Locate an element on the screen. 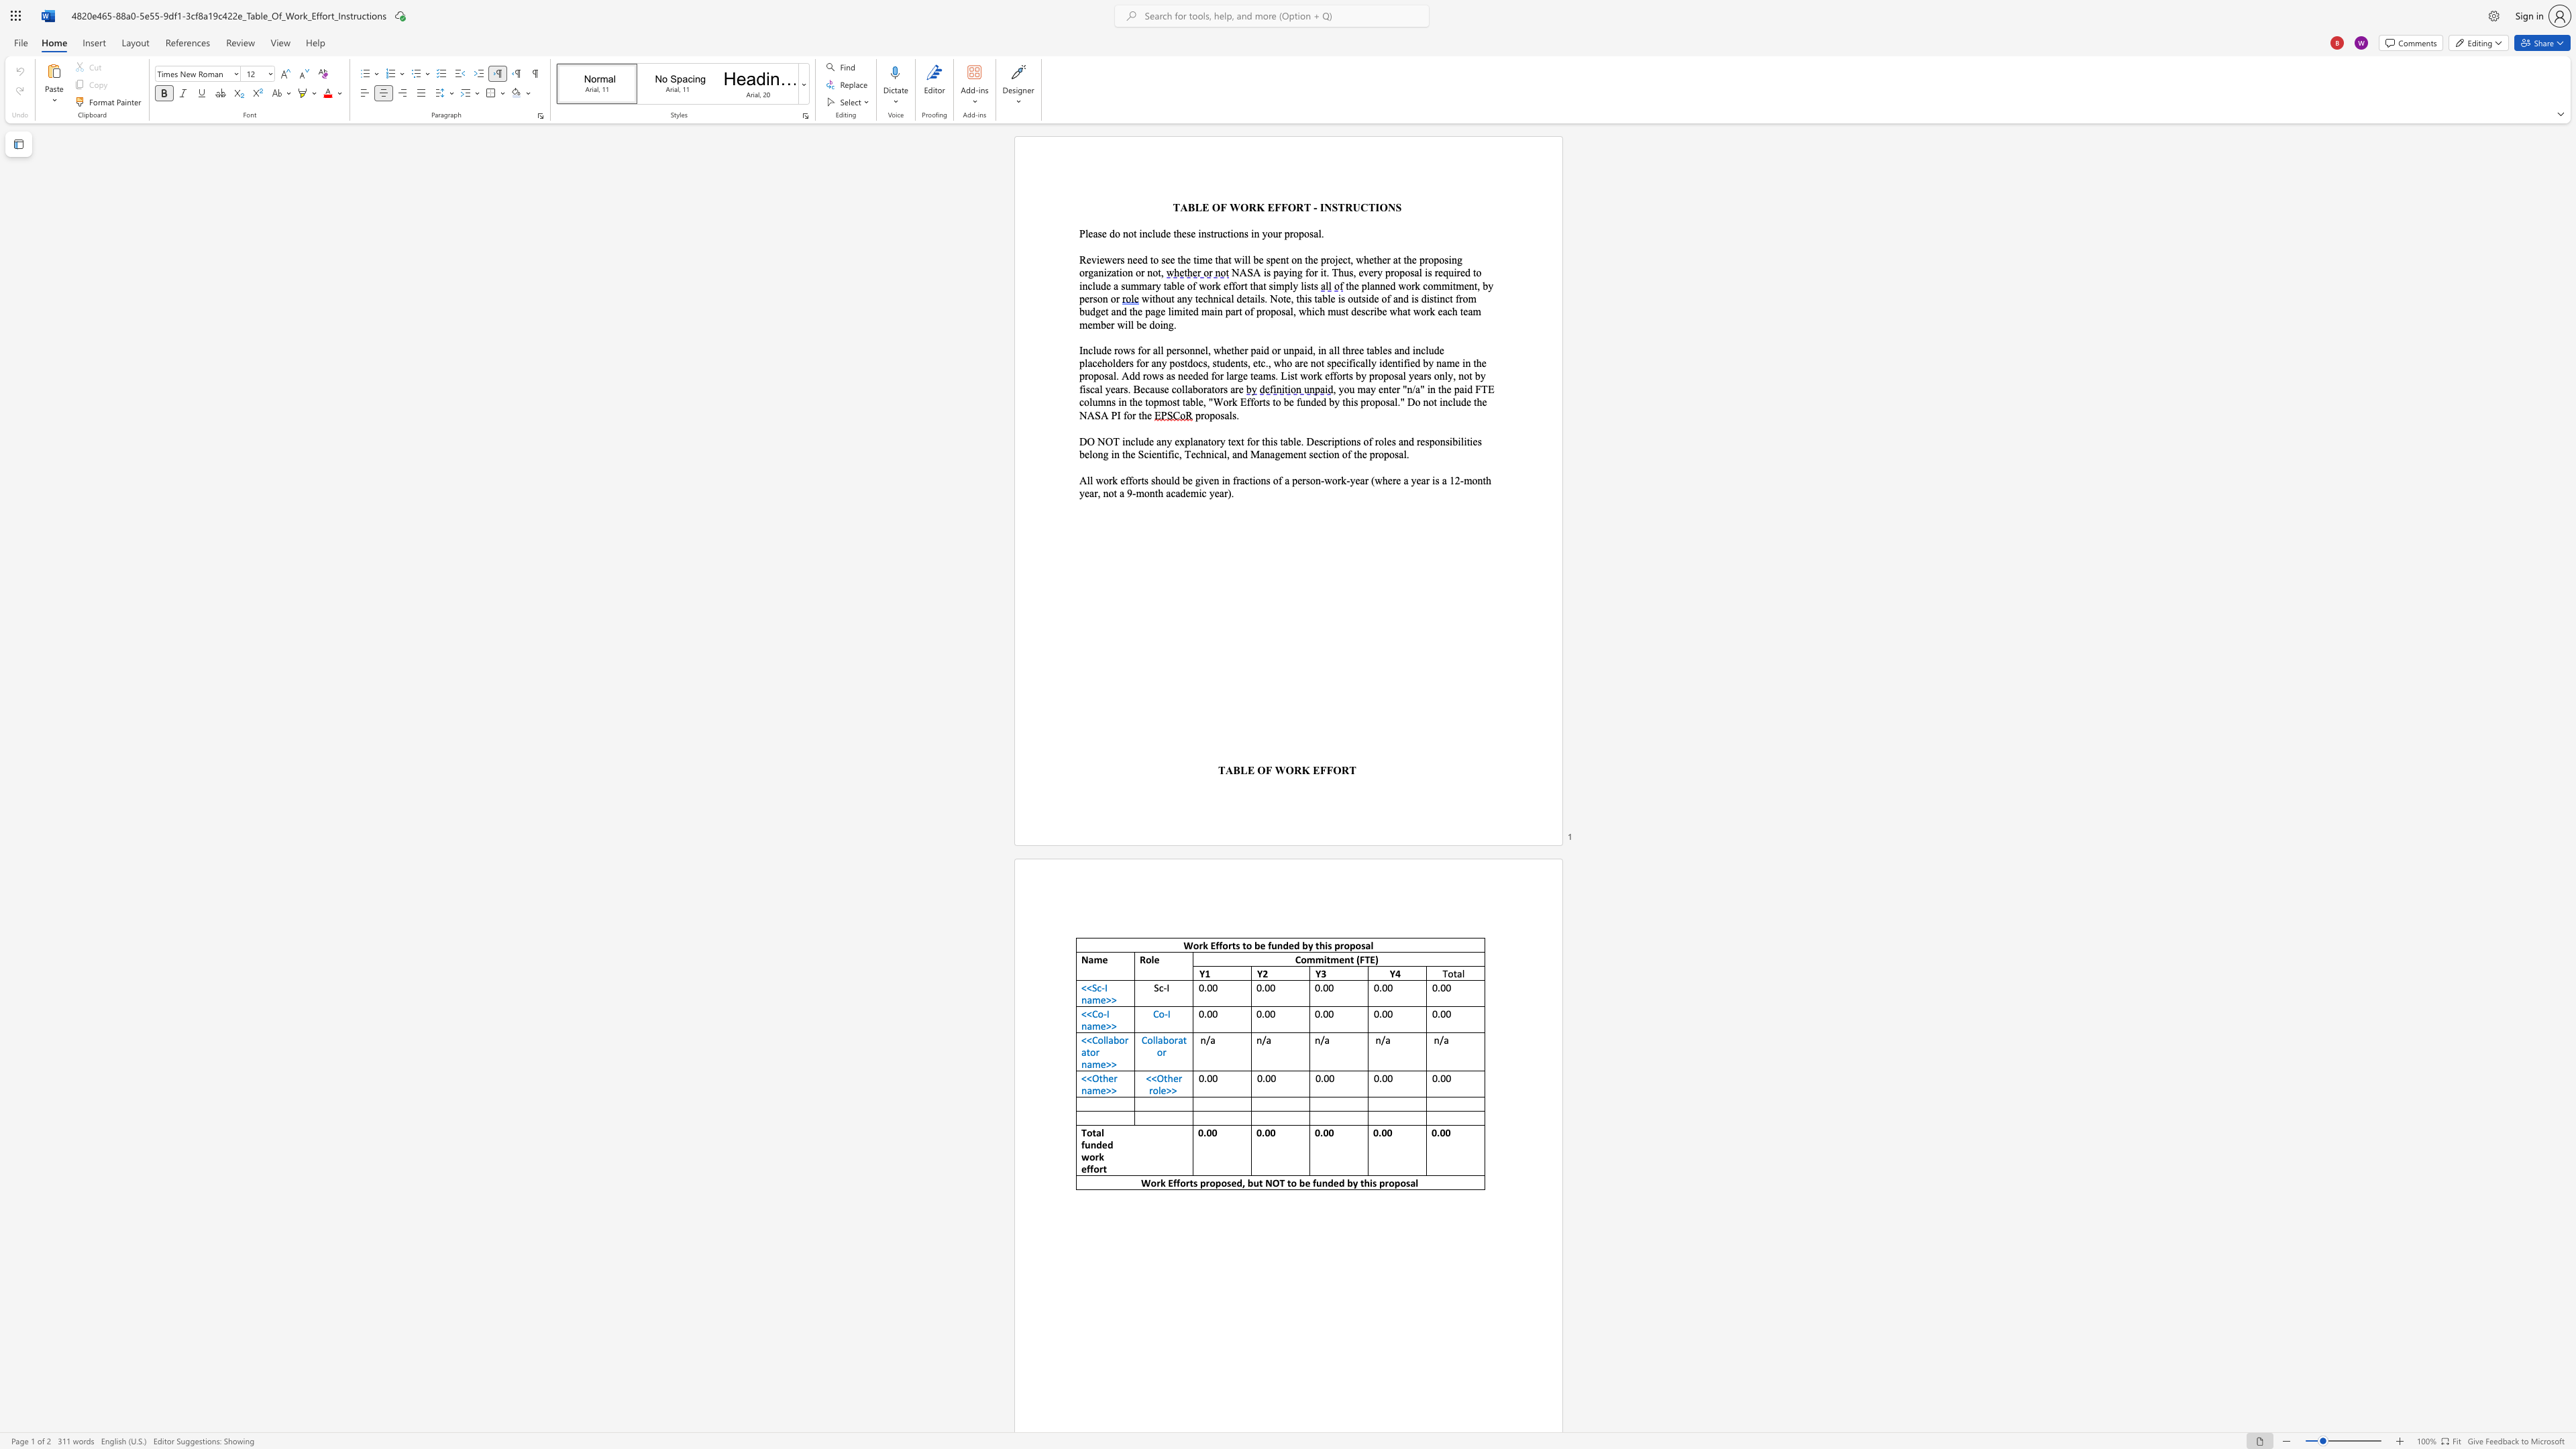  the subset text "ed" within the text "identified" is located at coordinates (1409, 362).